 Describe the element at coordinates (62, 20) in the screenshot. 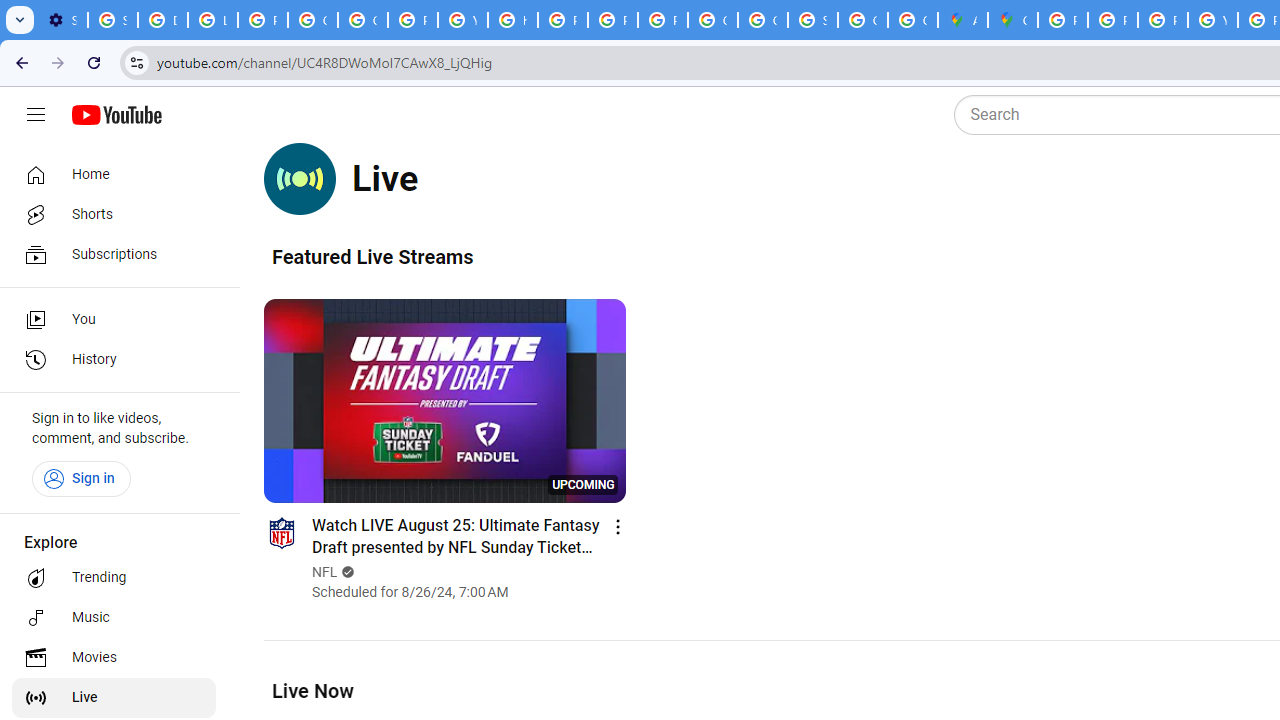

I see `'Settings - On startup'` at that location.